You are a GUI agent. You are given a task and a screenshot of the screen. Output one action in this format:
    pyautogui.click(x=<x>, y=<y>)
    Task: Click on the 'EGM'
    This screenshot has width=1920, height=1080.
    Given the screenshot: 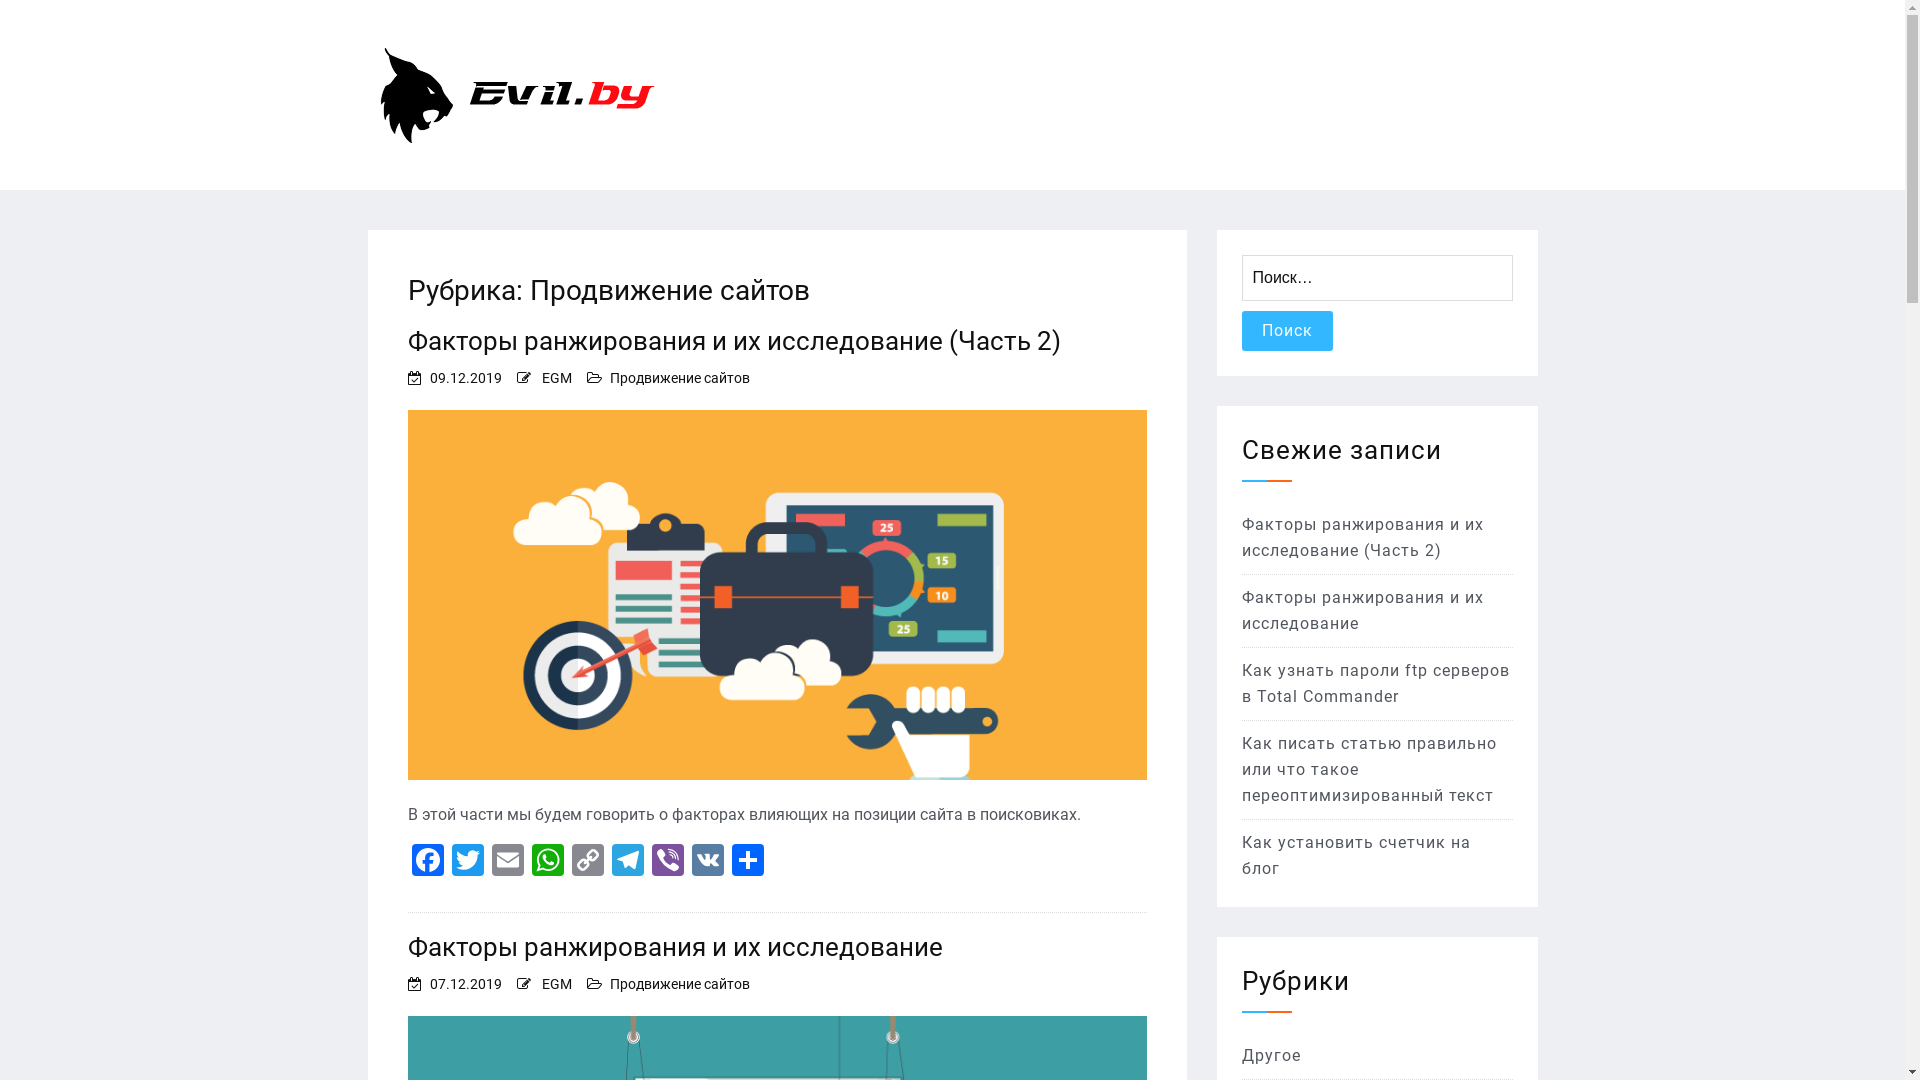 What is the action you would take?
    pyautogui.click(x=556, y=378)
    